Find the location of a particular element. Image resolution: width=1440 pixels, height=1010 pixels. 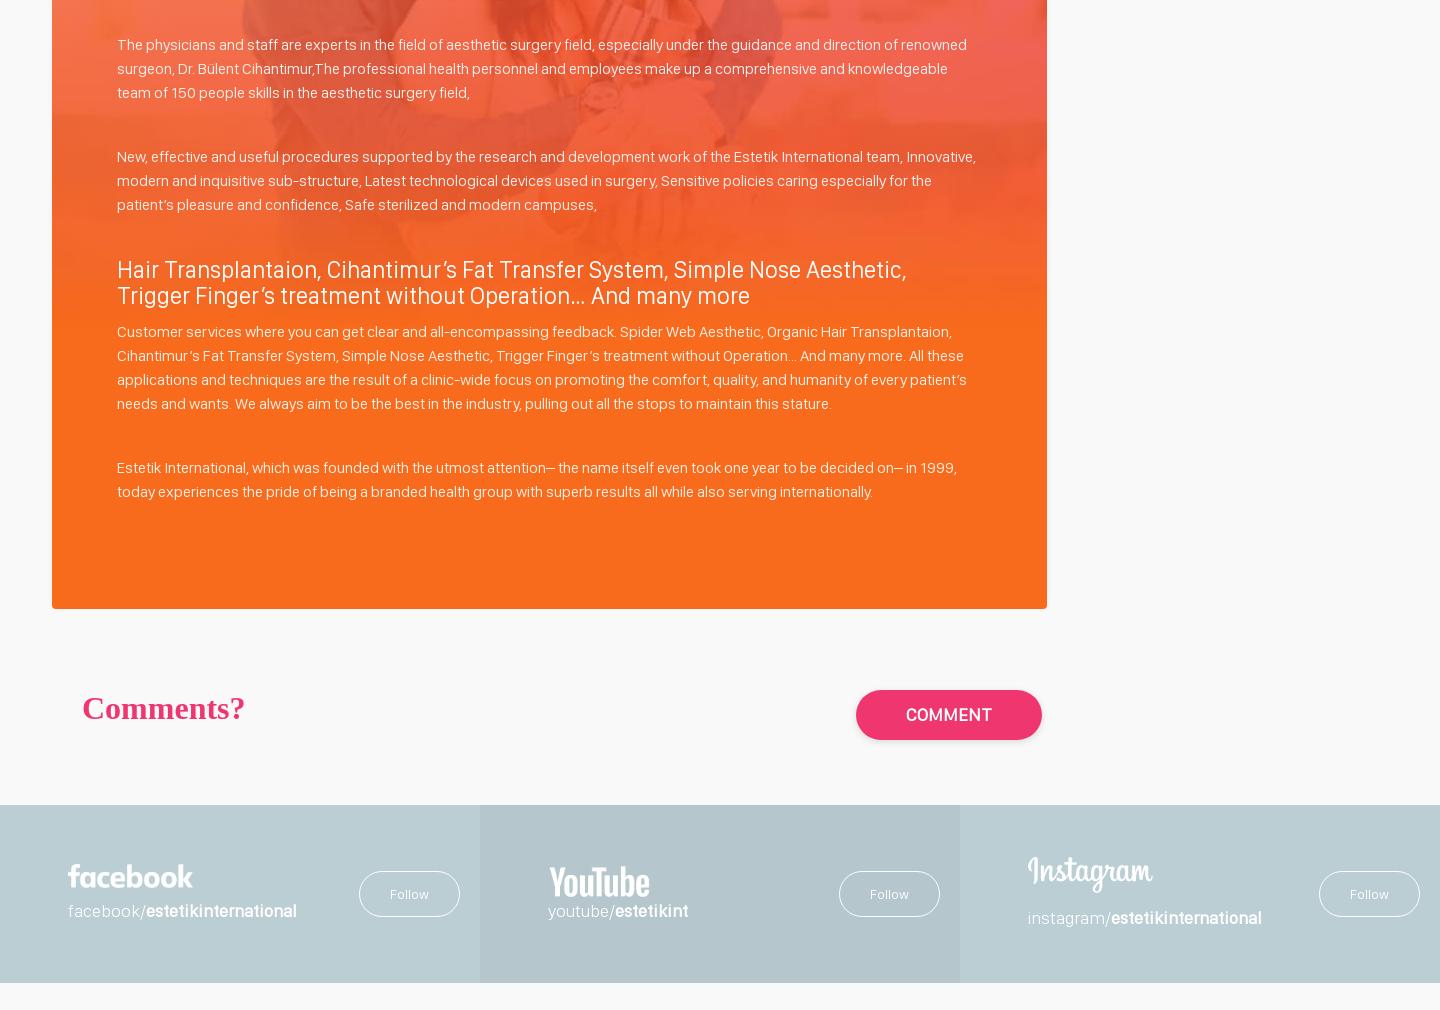

'estetikint' is located at coordinates (614, 909).